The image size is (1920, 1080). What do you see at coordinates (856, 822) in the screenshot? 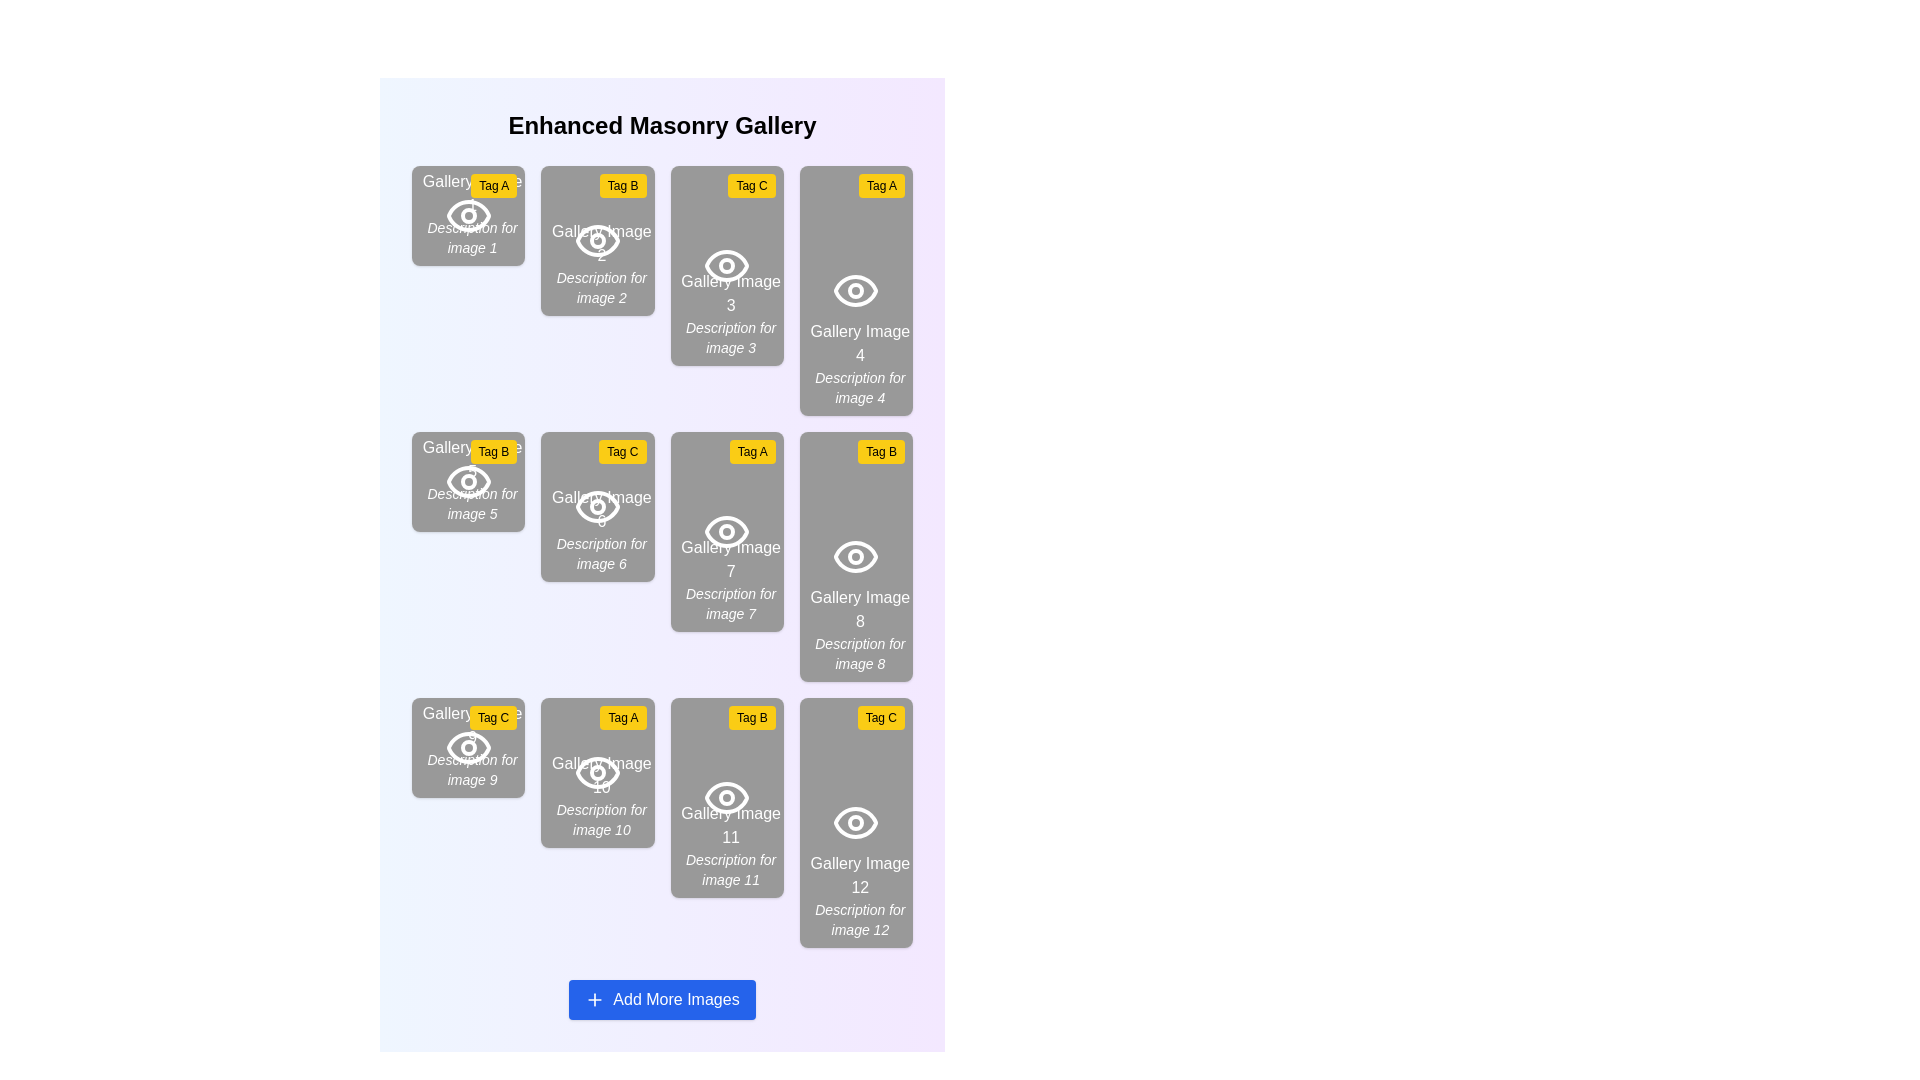
I see `the eye icon centered on the card labeled 'Gallery Image 12' which is at the last row and last column of the gallery layout` at bounding box center [856, 822].